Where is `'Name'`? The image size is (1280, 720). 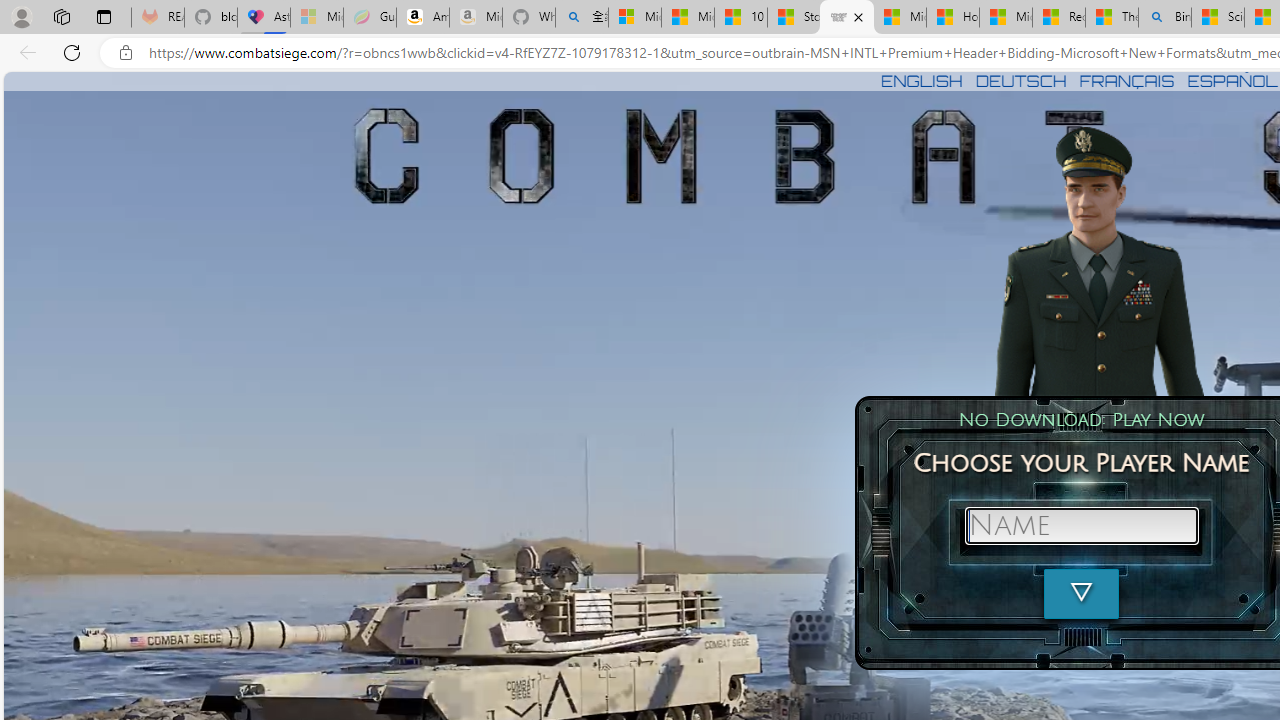
'Name' is located at coordinates (1080, 524).